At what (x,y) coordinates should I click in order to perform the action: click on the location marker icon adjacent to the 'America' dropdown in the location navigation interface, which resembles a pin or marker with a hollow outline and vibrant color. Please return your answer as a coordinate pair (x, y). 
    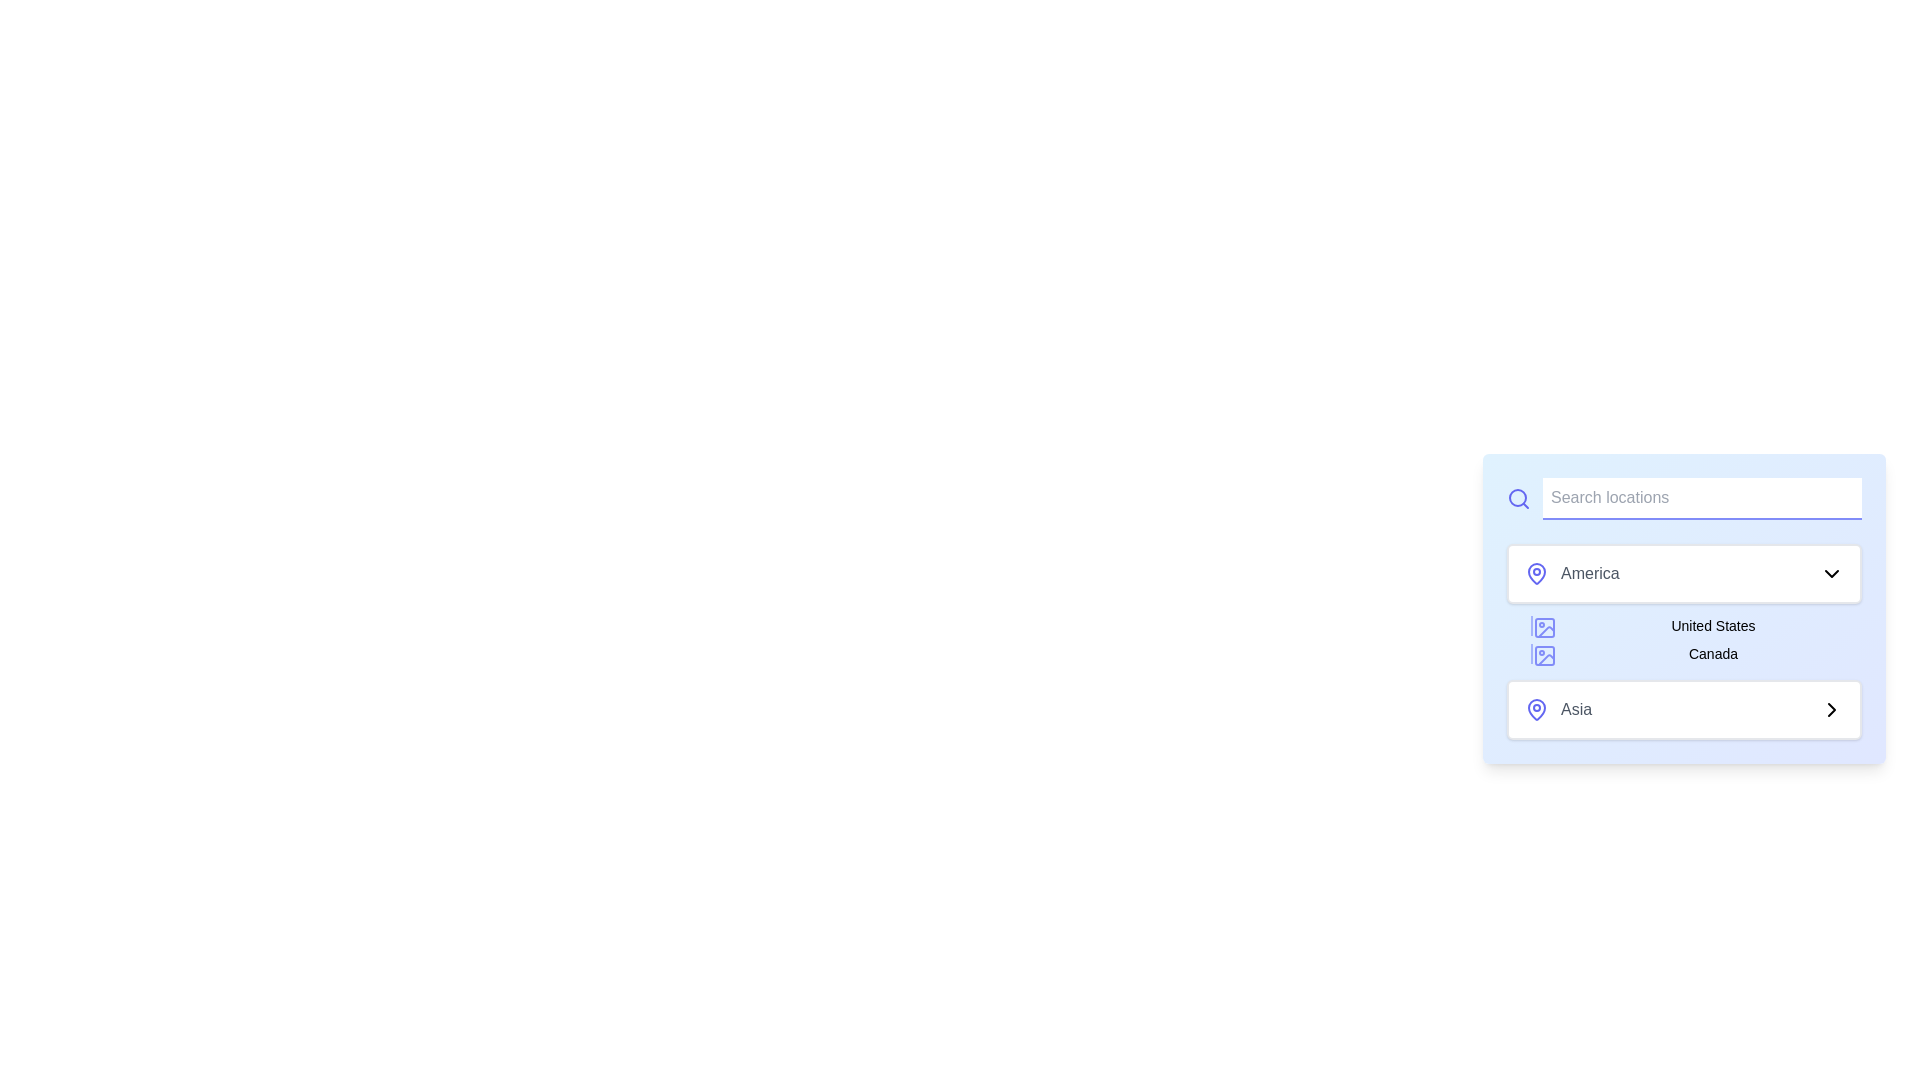
    Looking at the image, I should click on (1535, 573).